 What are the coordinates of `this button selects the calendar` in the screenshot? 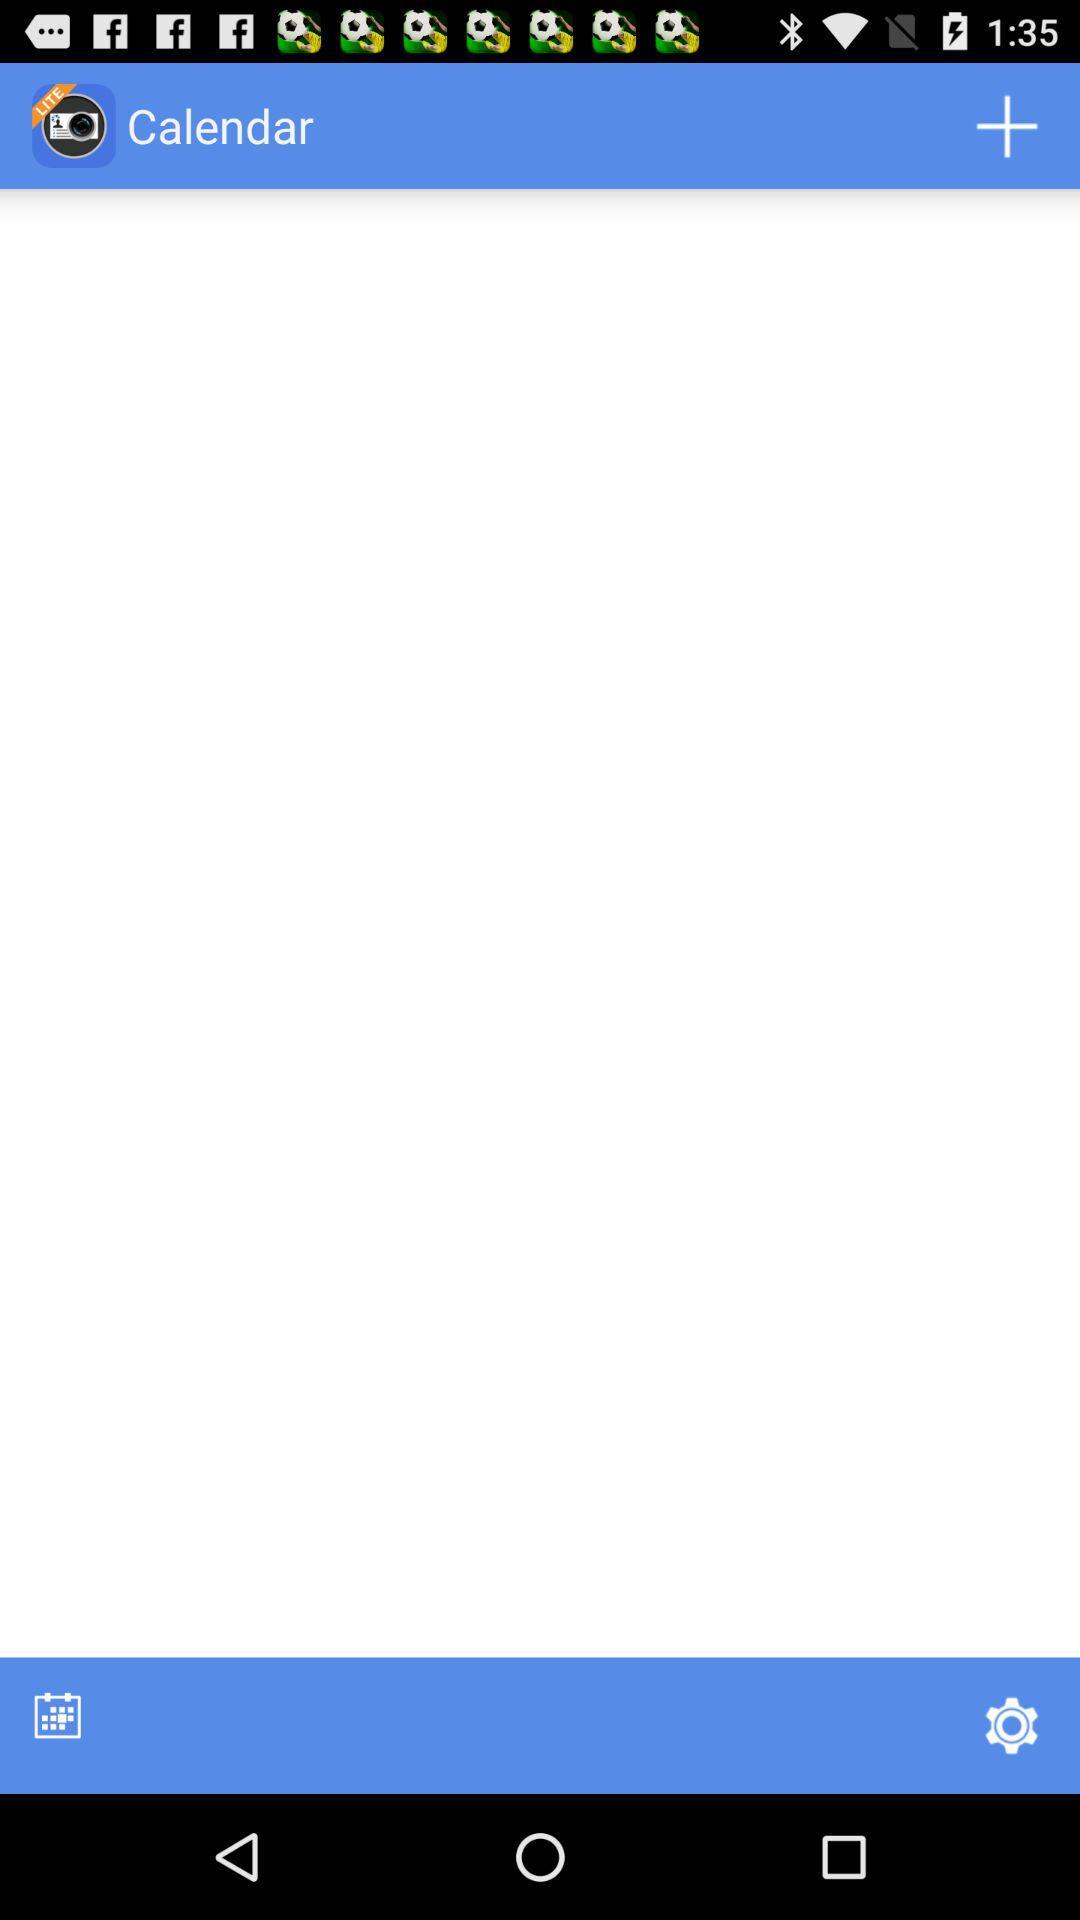 It's located at (56, 1714).